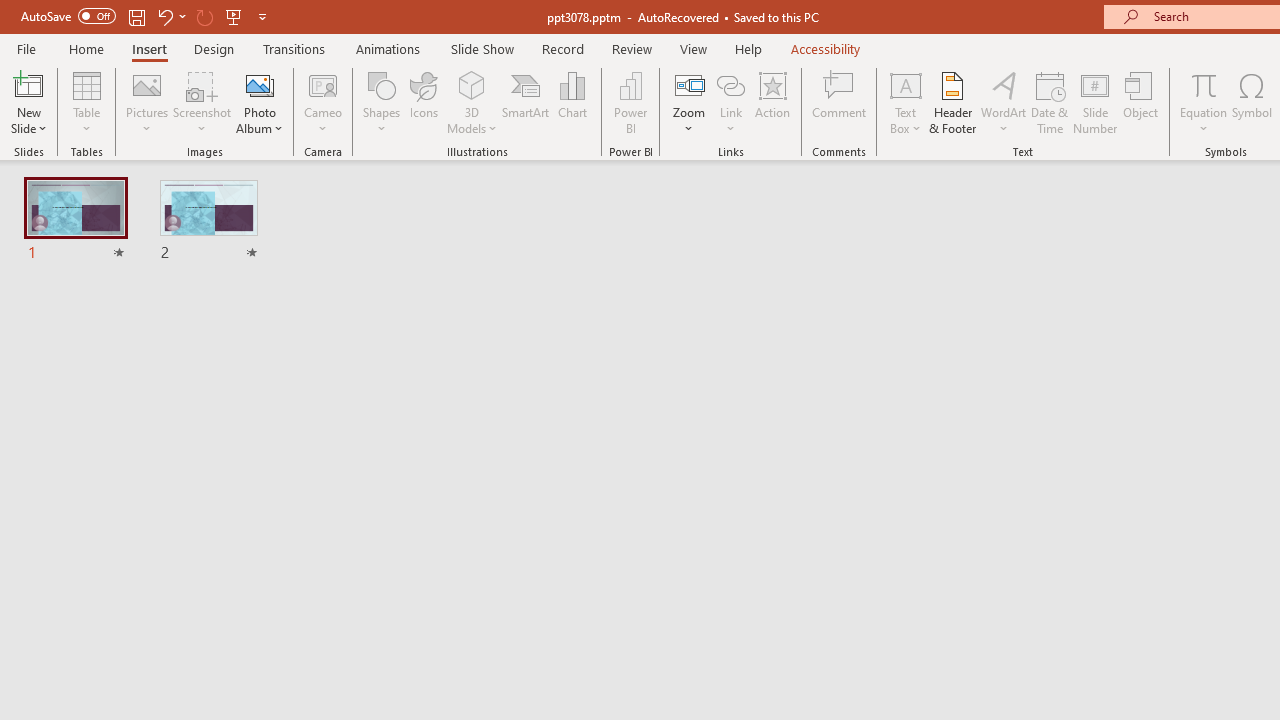  What do you see at coordinates (258, 103) in the screenshot?
I see `'Photo Album...'` at bounding box center [258, 103].